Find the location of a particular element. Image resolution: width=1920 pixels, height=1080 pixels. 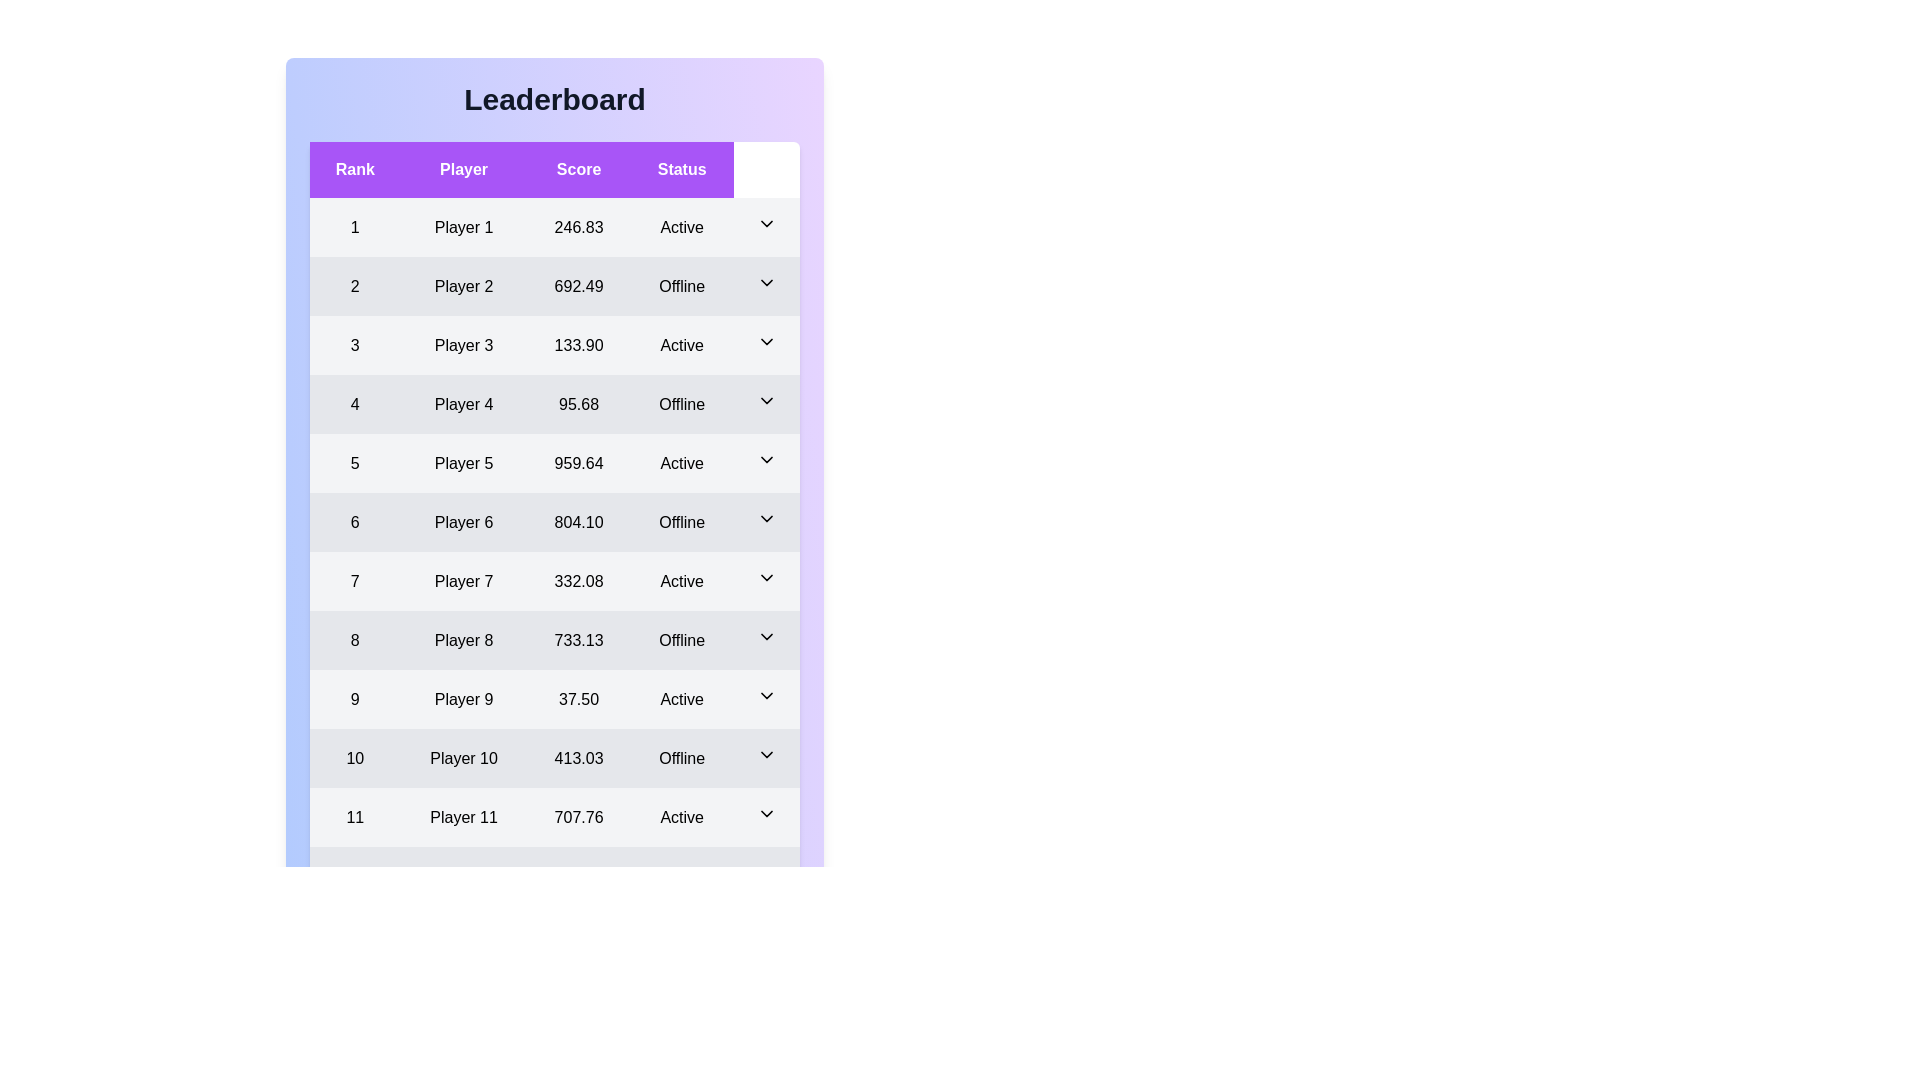

the column header Player to sort the leaderboard is located at coordinates (463, 168).